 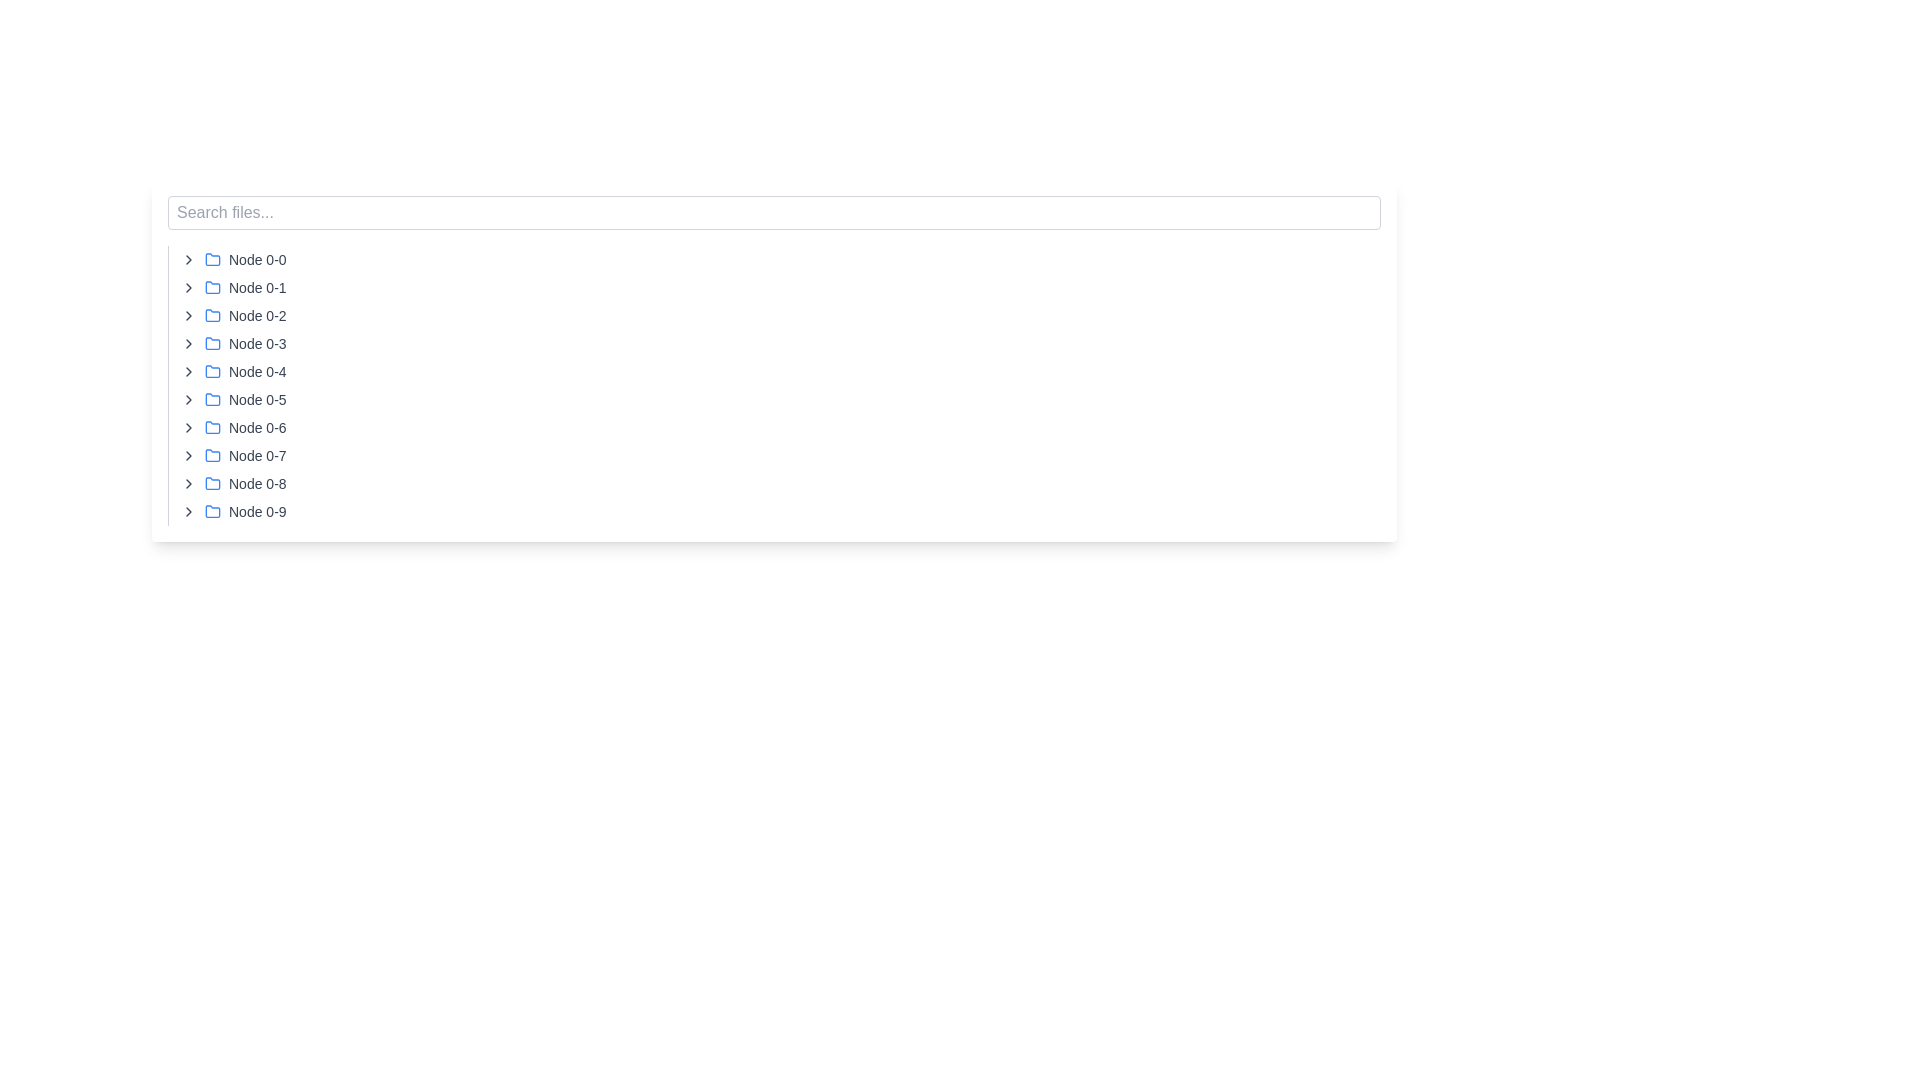 What do you see at coordinates (212, 371) in the screenshot?
I see `the blue folder icon located to the left of the text label 'Node 0-4' in the vertical list, which has a minimalist design and rounded corners` at bounding box center [212, 371].